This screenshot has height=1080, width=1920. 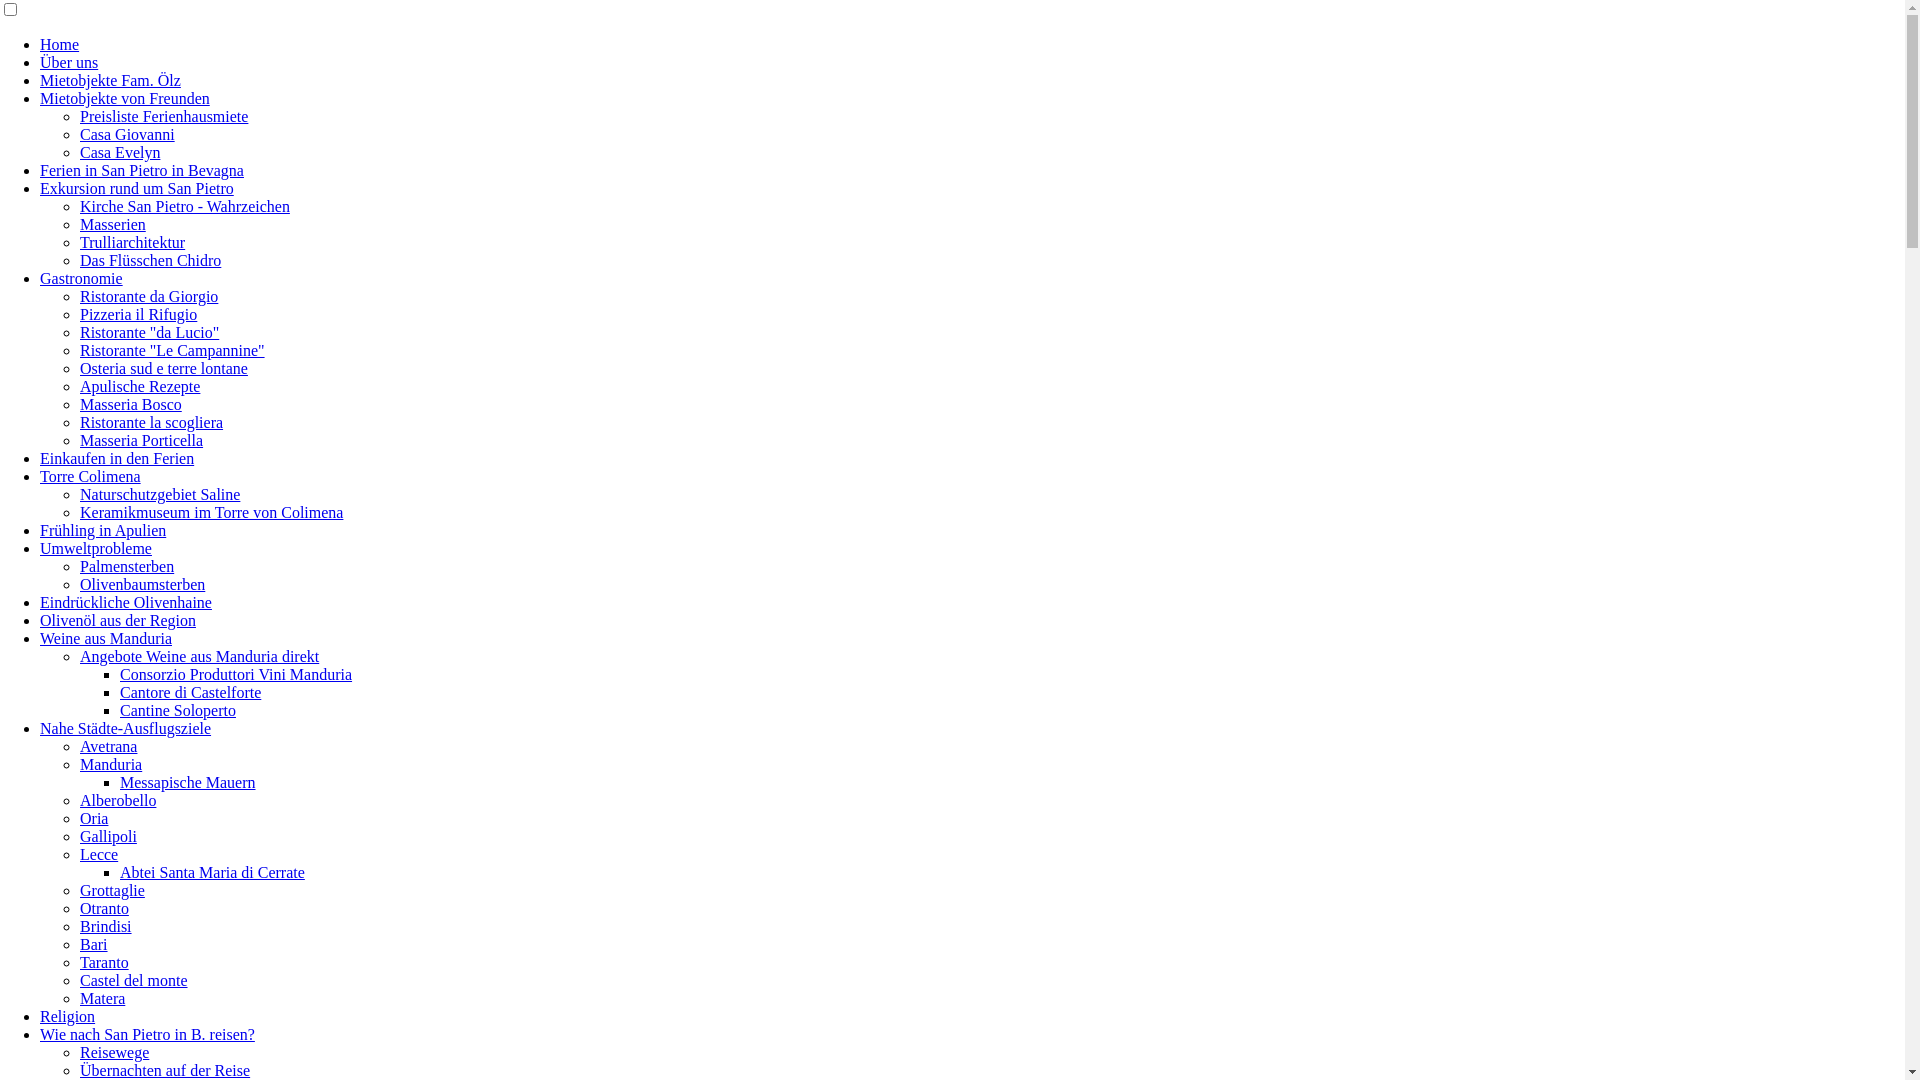 I want to click on 'Matera', so click(x=101, y=998).